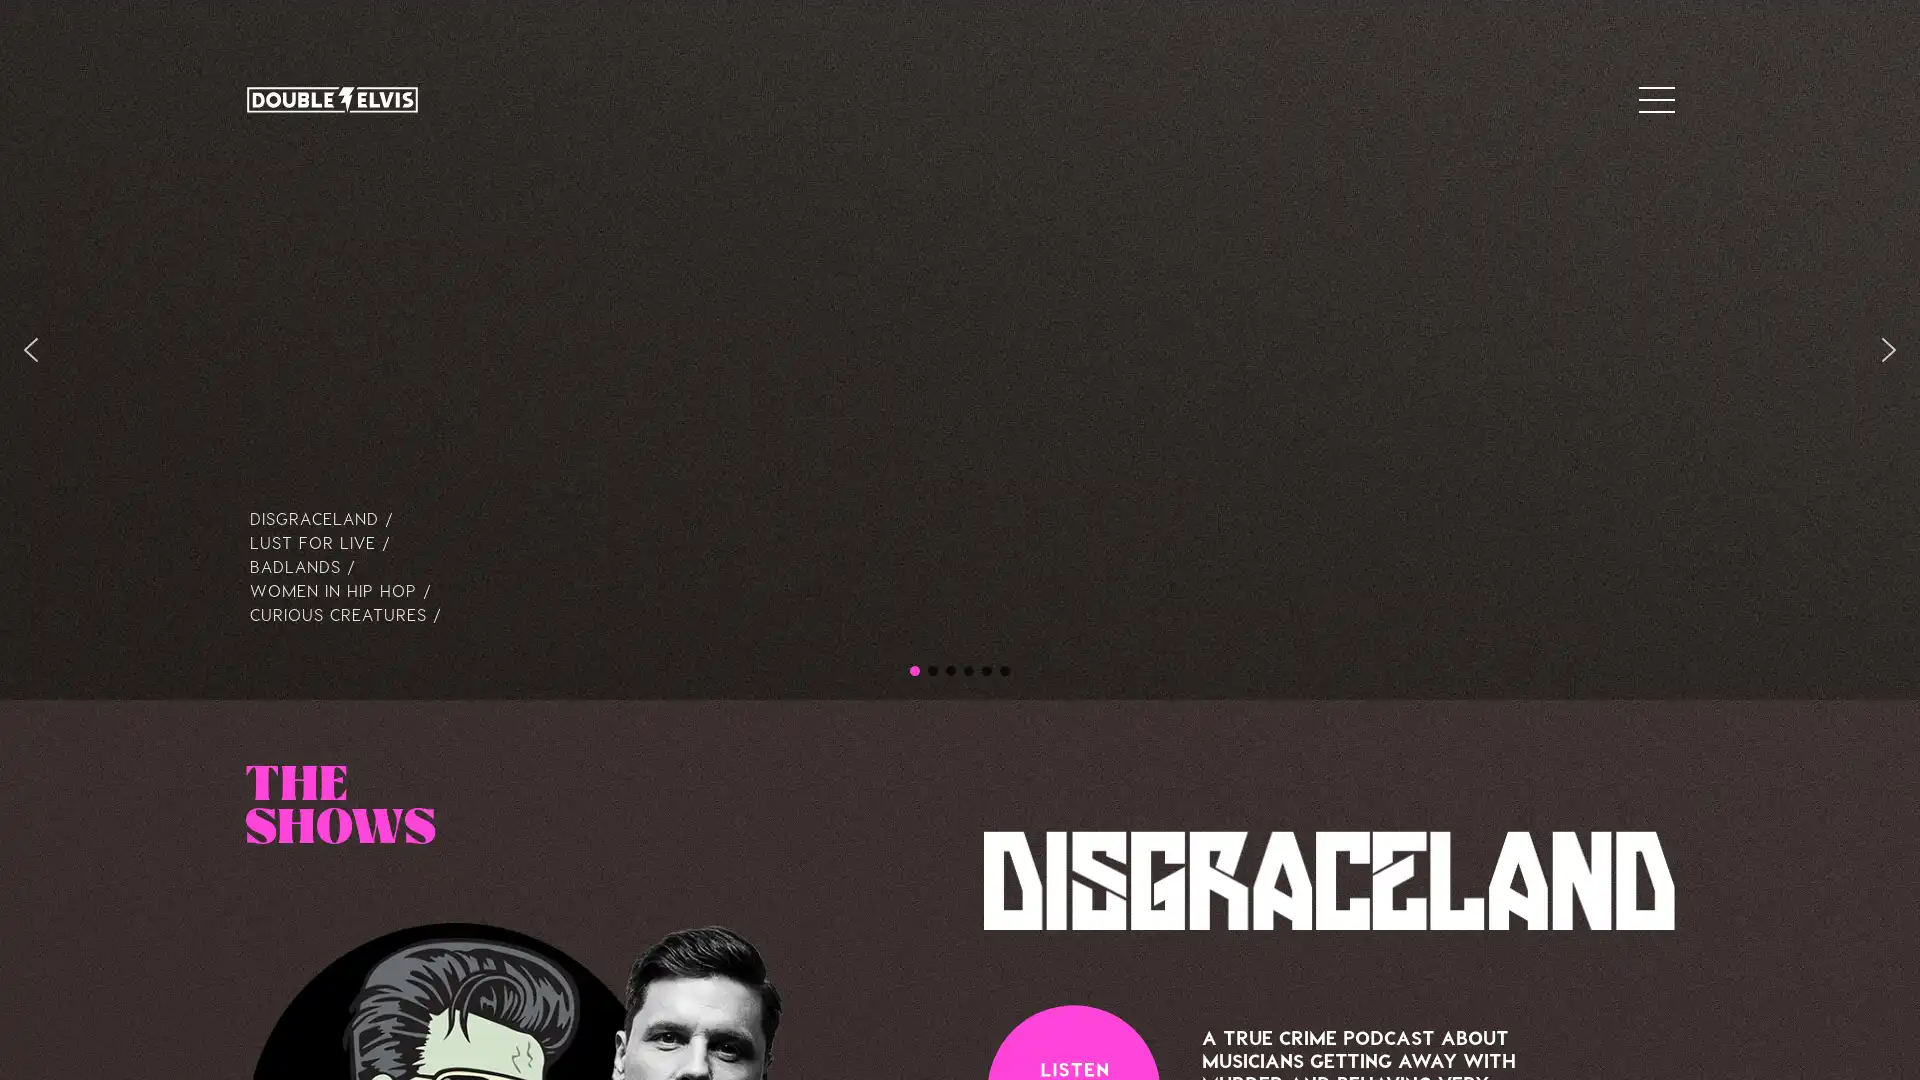 This screenshot has height=1080, width=1920. I want to click on Close, so click(1212, 385).